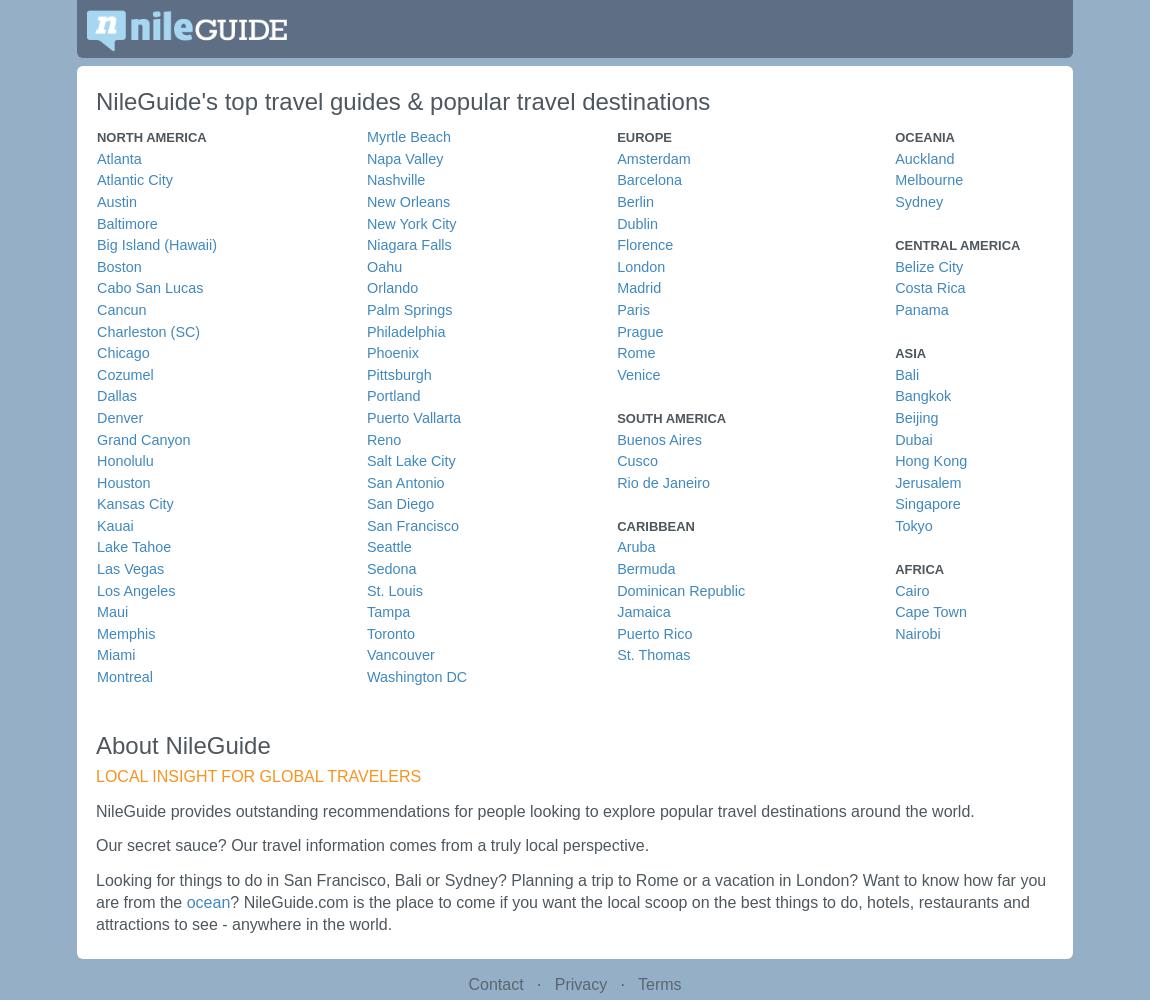  What do you see at coordinates (402, 100) in the screenshot?
I see `'NileGuide's top travel guides
& popular travel destinations'` at bounding box center [402, 100].